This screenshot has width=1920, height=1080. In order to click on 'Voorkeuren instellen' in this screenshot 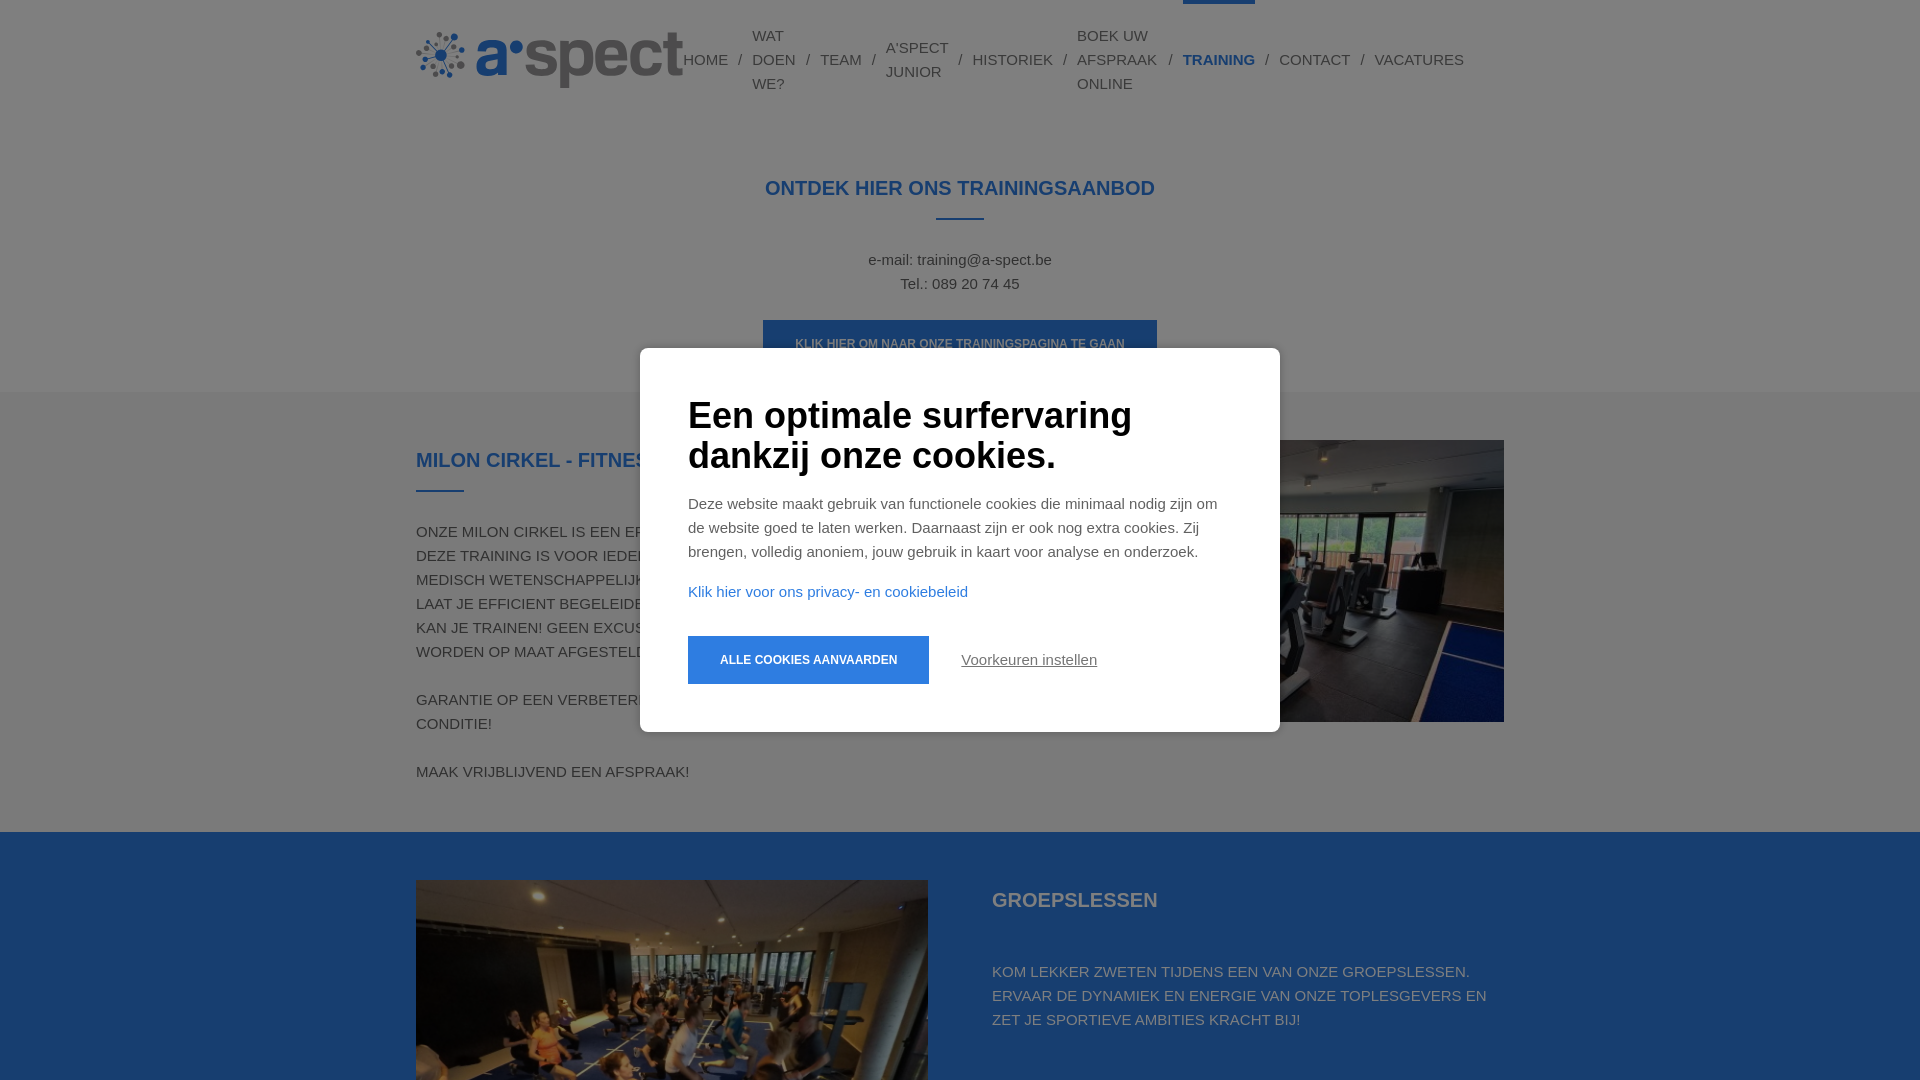, I will do `click(1028, 659)`.